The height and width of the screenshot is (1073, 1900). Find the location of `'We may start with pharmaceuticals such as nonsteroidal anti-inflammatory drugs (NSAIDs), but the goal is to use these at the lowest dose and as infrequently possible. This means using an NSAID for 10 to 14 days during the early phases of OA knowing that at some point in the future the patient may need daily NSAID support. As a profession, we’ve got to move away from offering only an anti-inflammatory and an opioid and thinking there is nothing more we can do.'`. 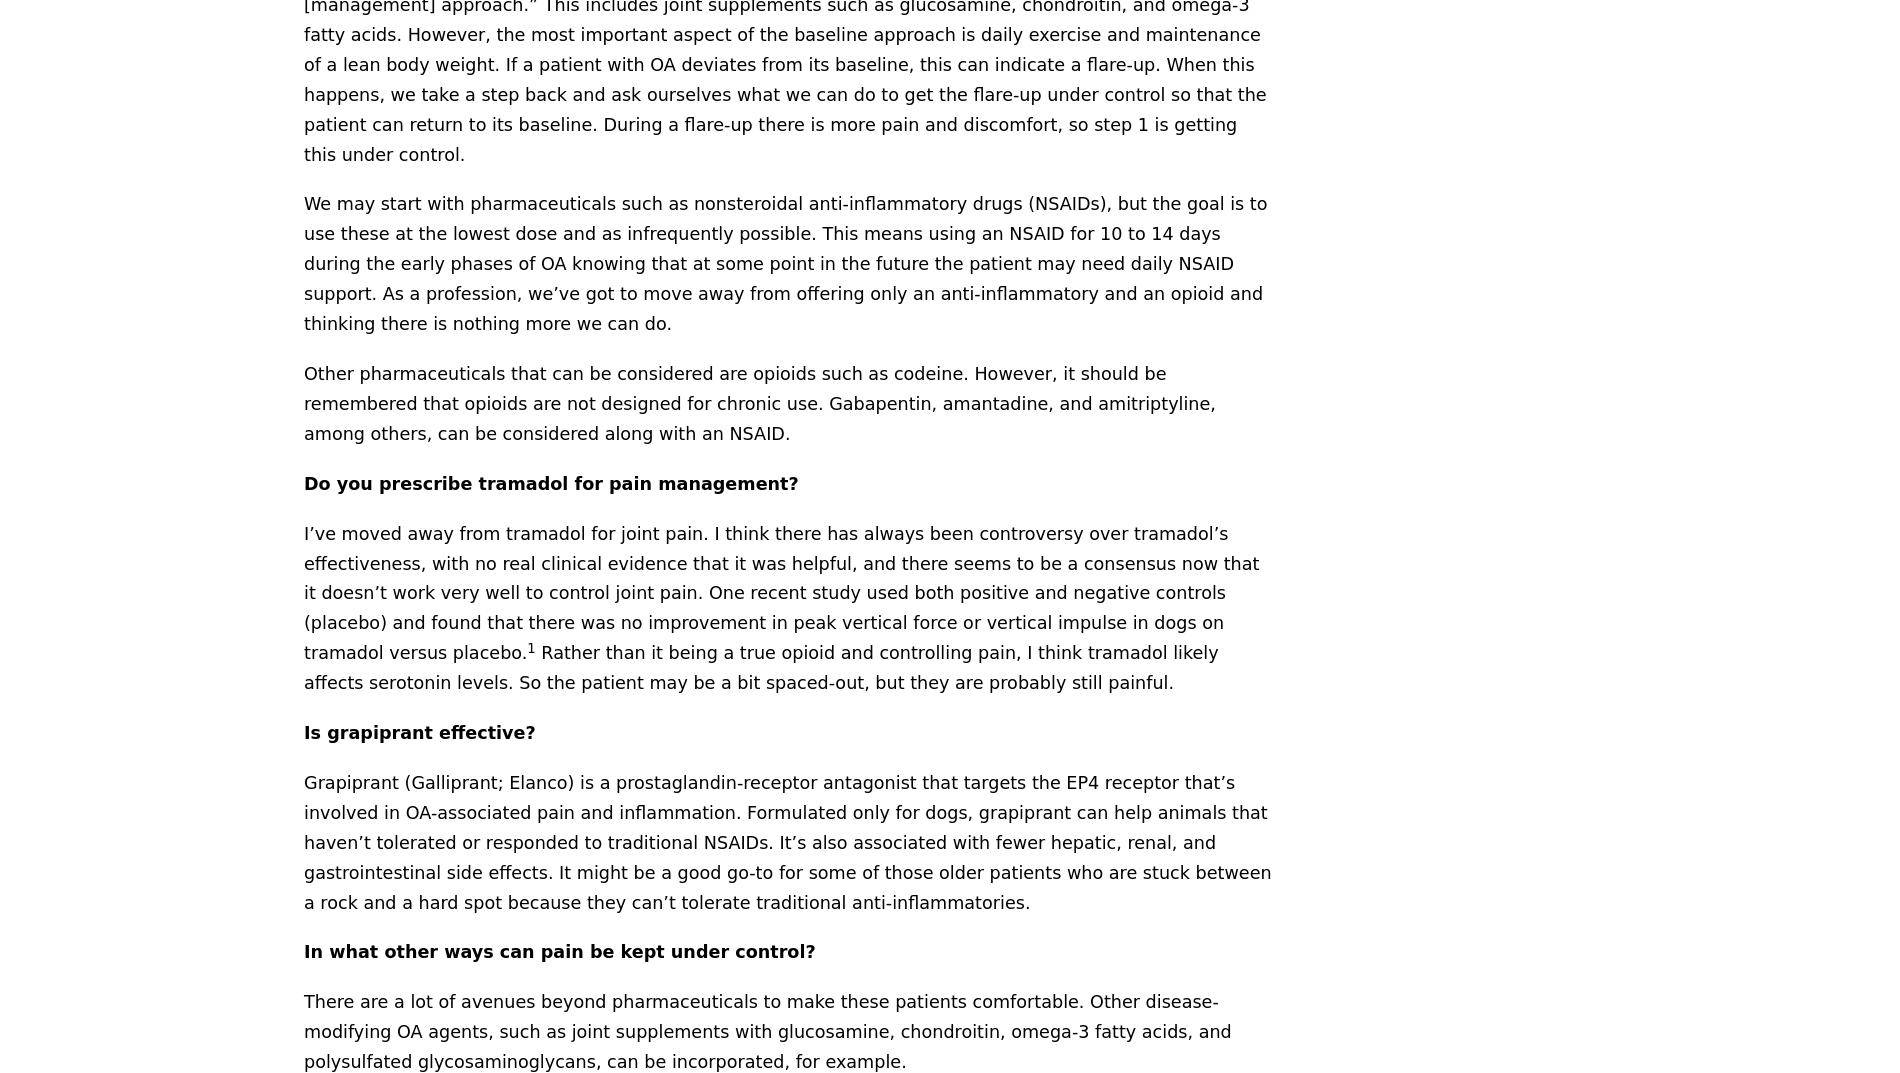

'We may start with pharmaceuticals such as nonsteroidal anti-inflammatory drugs (NSAIDs), but the goal is to use these at the lowest dose and as infrequently possible. This means using an NSAID for 10 to 14 days during the early phases of OA knowing that at some point in the future the patient may need daily NSAID support. As a profession, we’ve got to move away from offering only an anti-inflammatory and an opioid and thinking there is nothing more we can do.' is located at coordinates (784, 262).